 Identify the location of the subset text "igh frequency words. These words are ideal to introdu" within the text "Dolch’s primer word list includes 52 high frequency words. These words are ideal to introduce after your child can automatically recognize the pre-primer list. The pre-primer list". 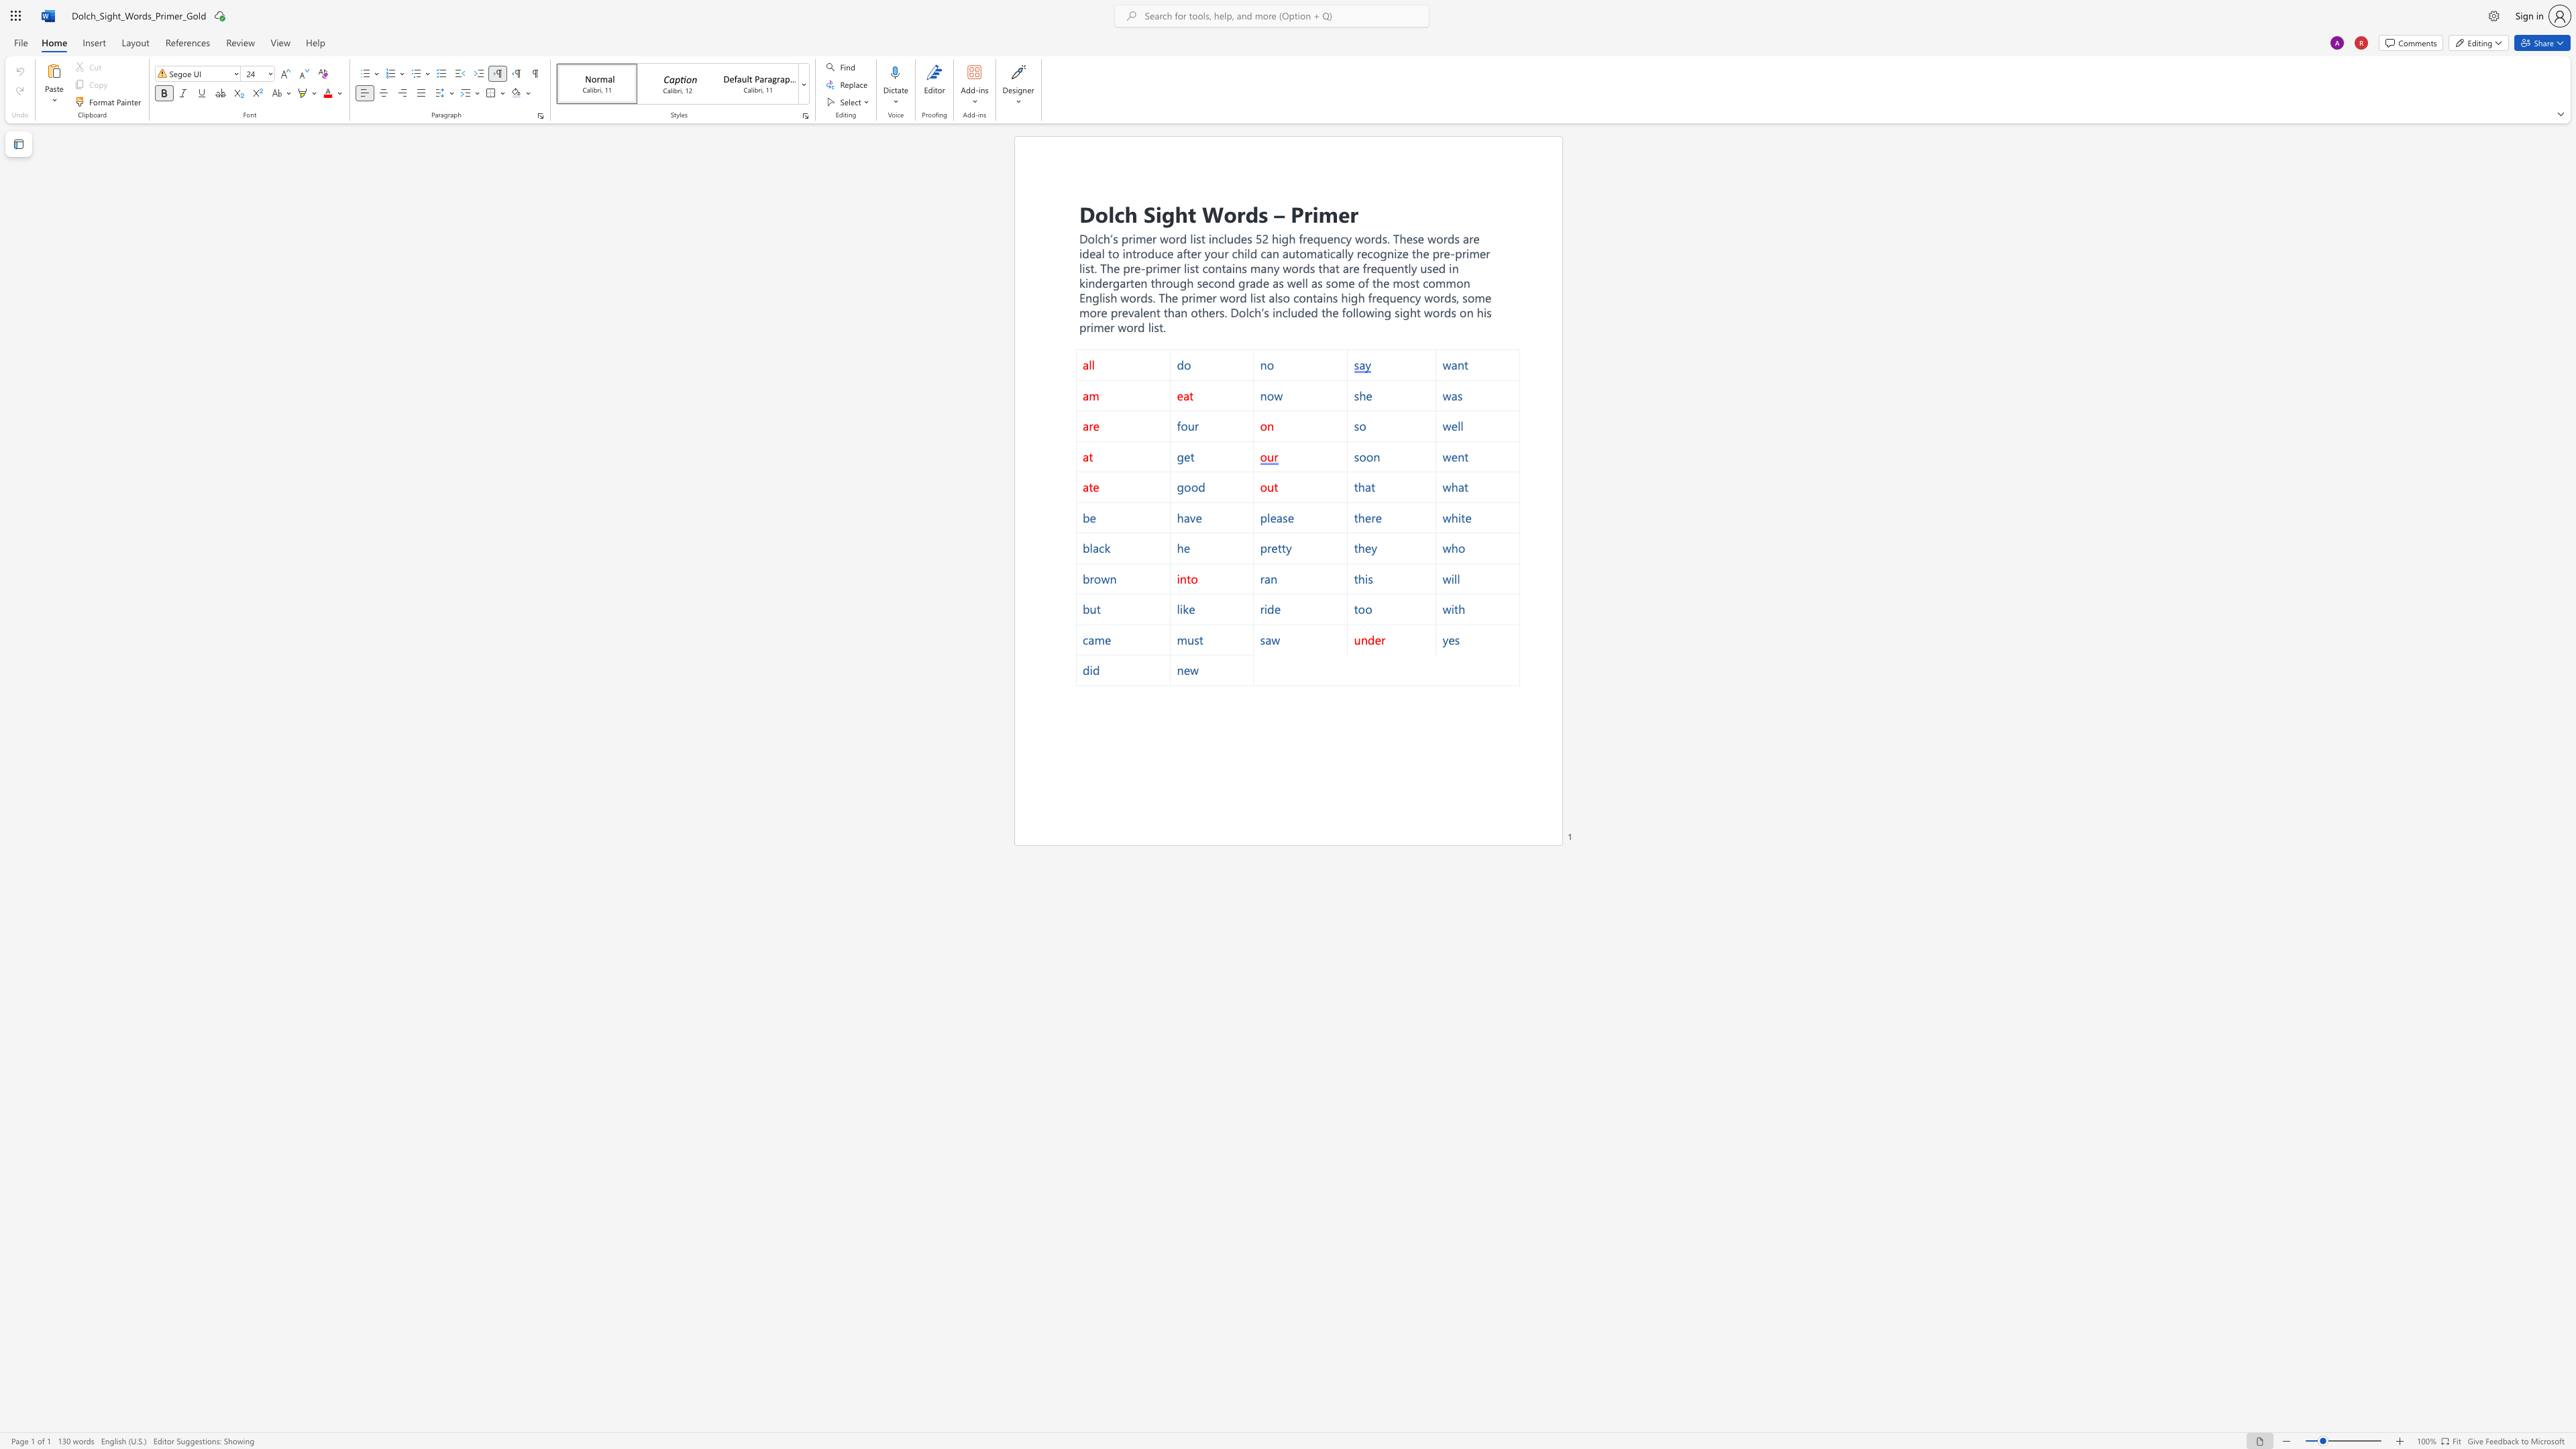
(1277, 237).